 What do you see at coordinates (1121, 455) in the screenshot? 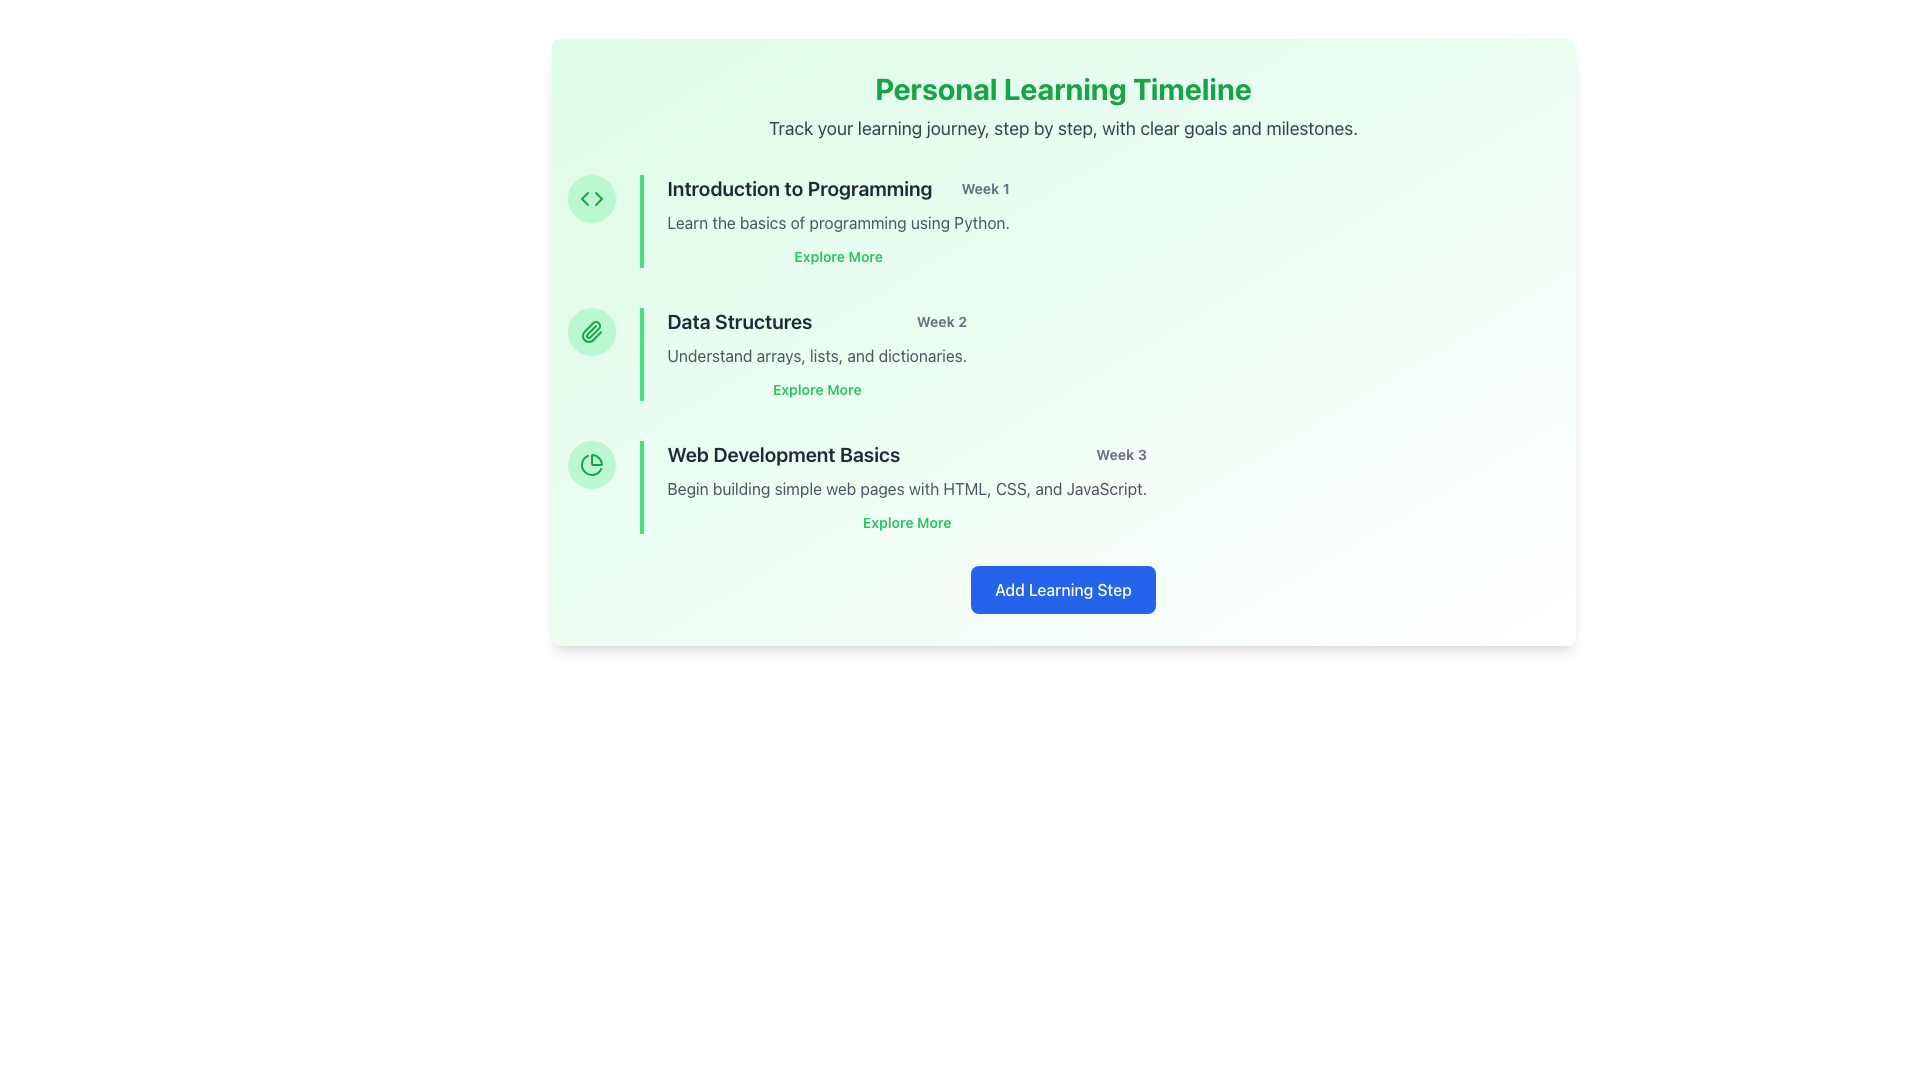
I see `the Text Label that indicates the week number for the 'Web Development Basics' course, located to the right of the course title` at bounding box center [1121, 455].